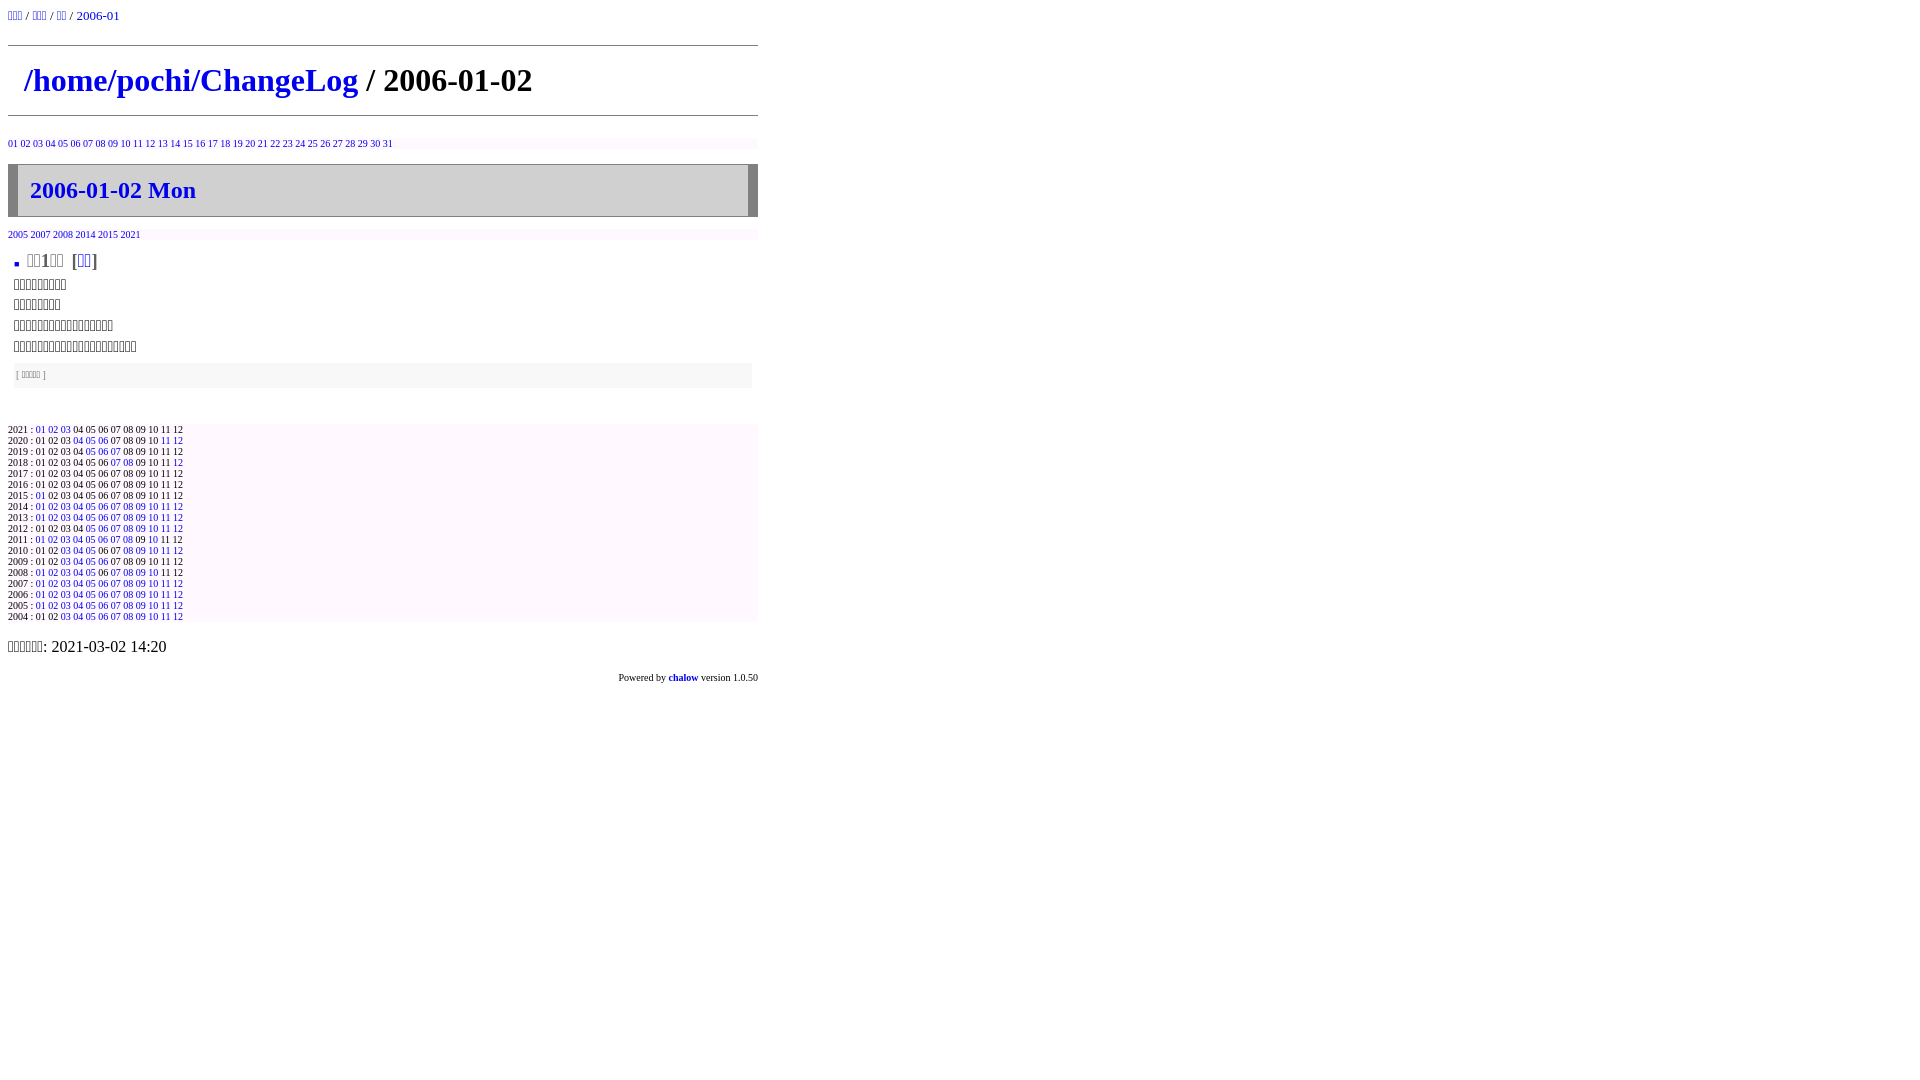  Describe the element at coordinates (127, 538) in the screenshot. I see `'08'` at that location.